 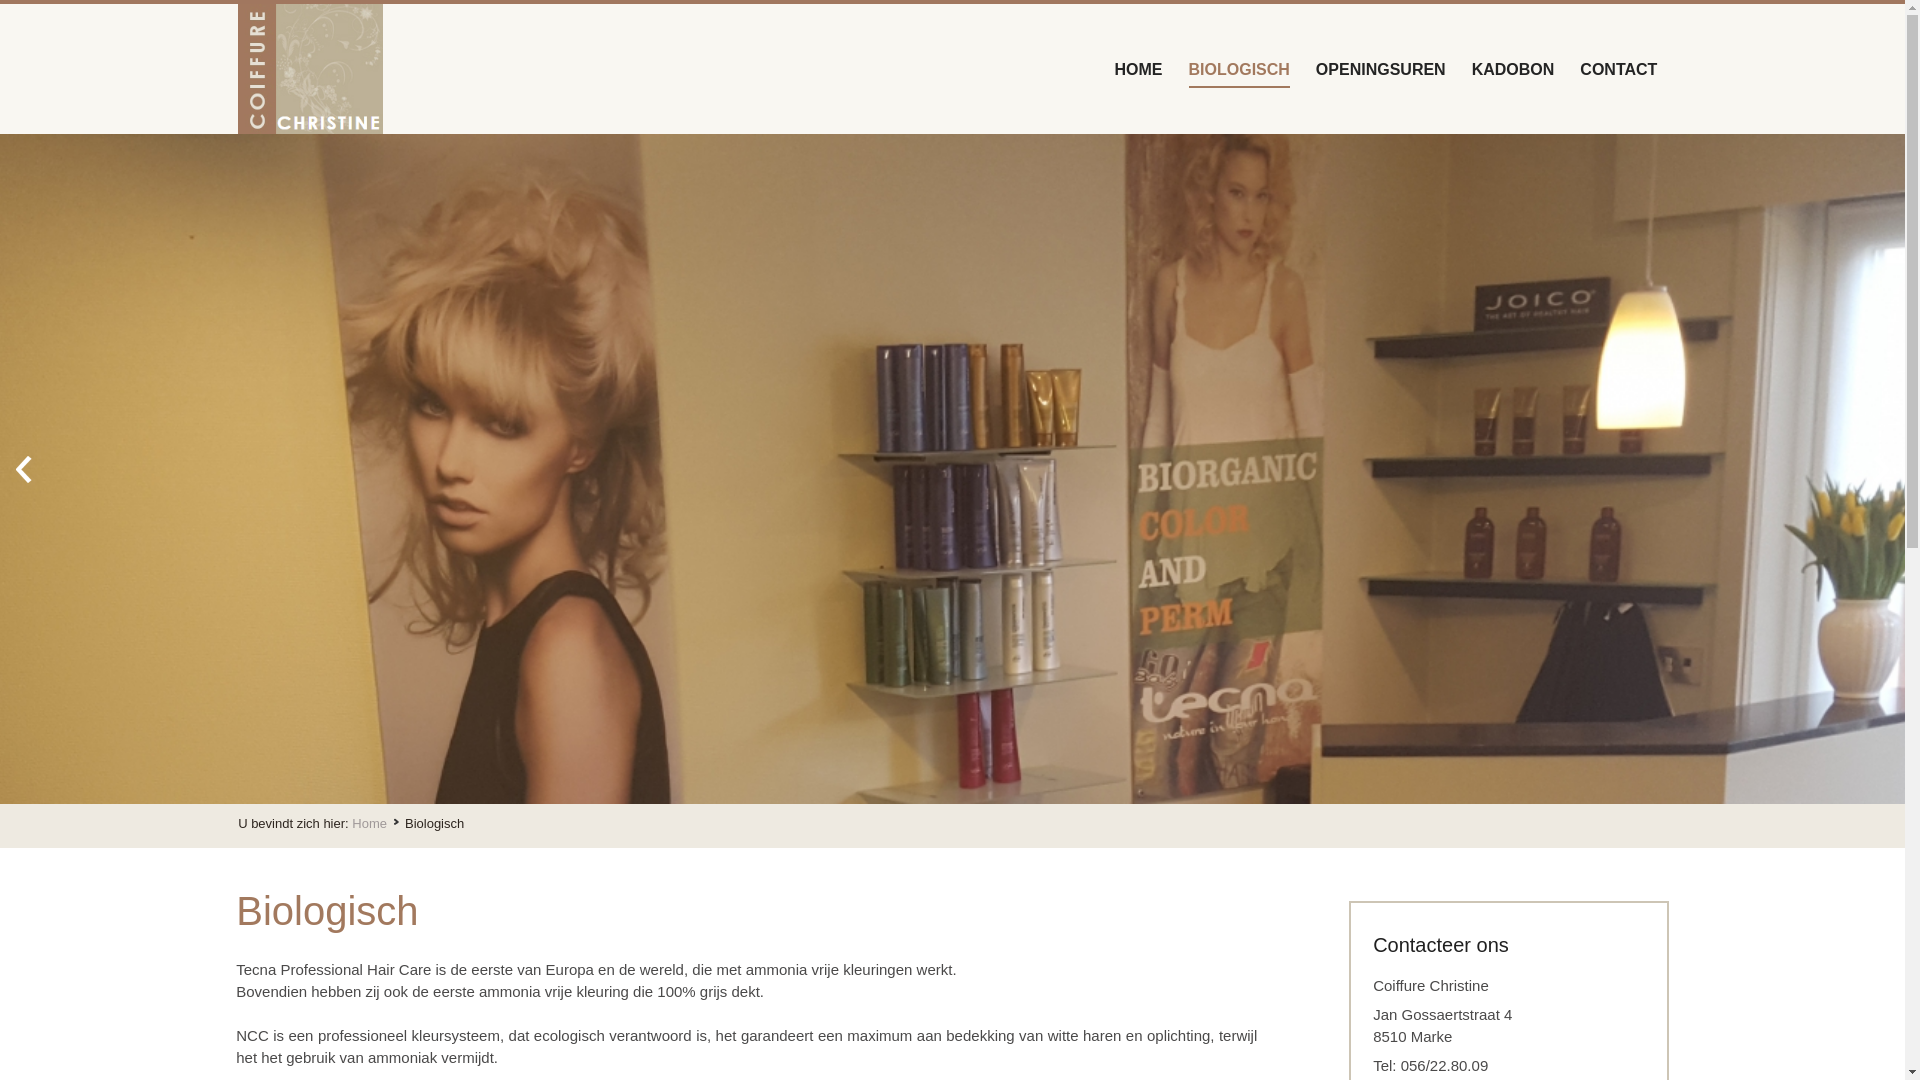 What do you see at coordinates (1238, 67) in the screenshot?
I see `'BIOLOGISCH'` at bounding box center [1238, 67].